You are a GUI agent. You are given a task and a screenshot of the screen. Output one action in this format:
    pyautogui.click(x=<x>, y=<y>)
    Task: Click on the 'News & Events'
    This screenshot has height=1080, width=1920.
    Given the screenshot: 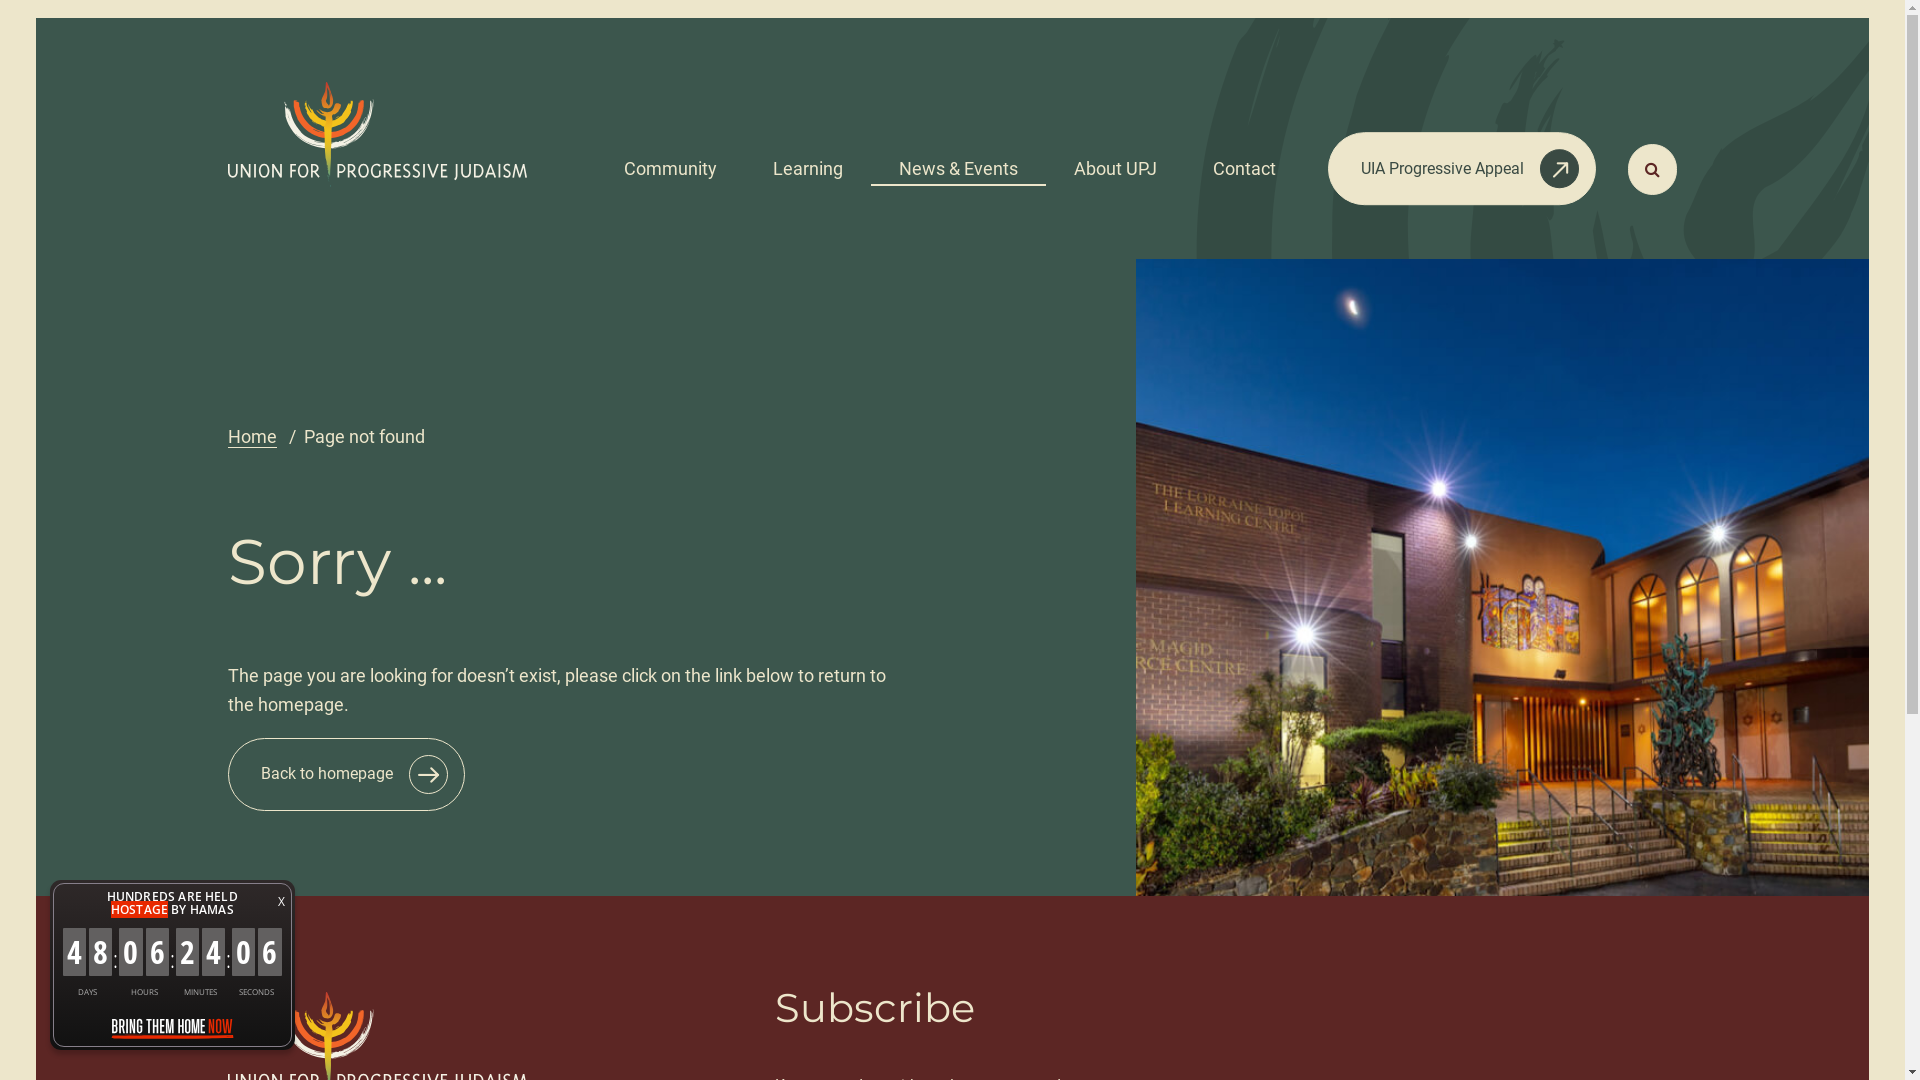 What is the action you would take?
    pyautogui.click(x=957, y=161)
    